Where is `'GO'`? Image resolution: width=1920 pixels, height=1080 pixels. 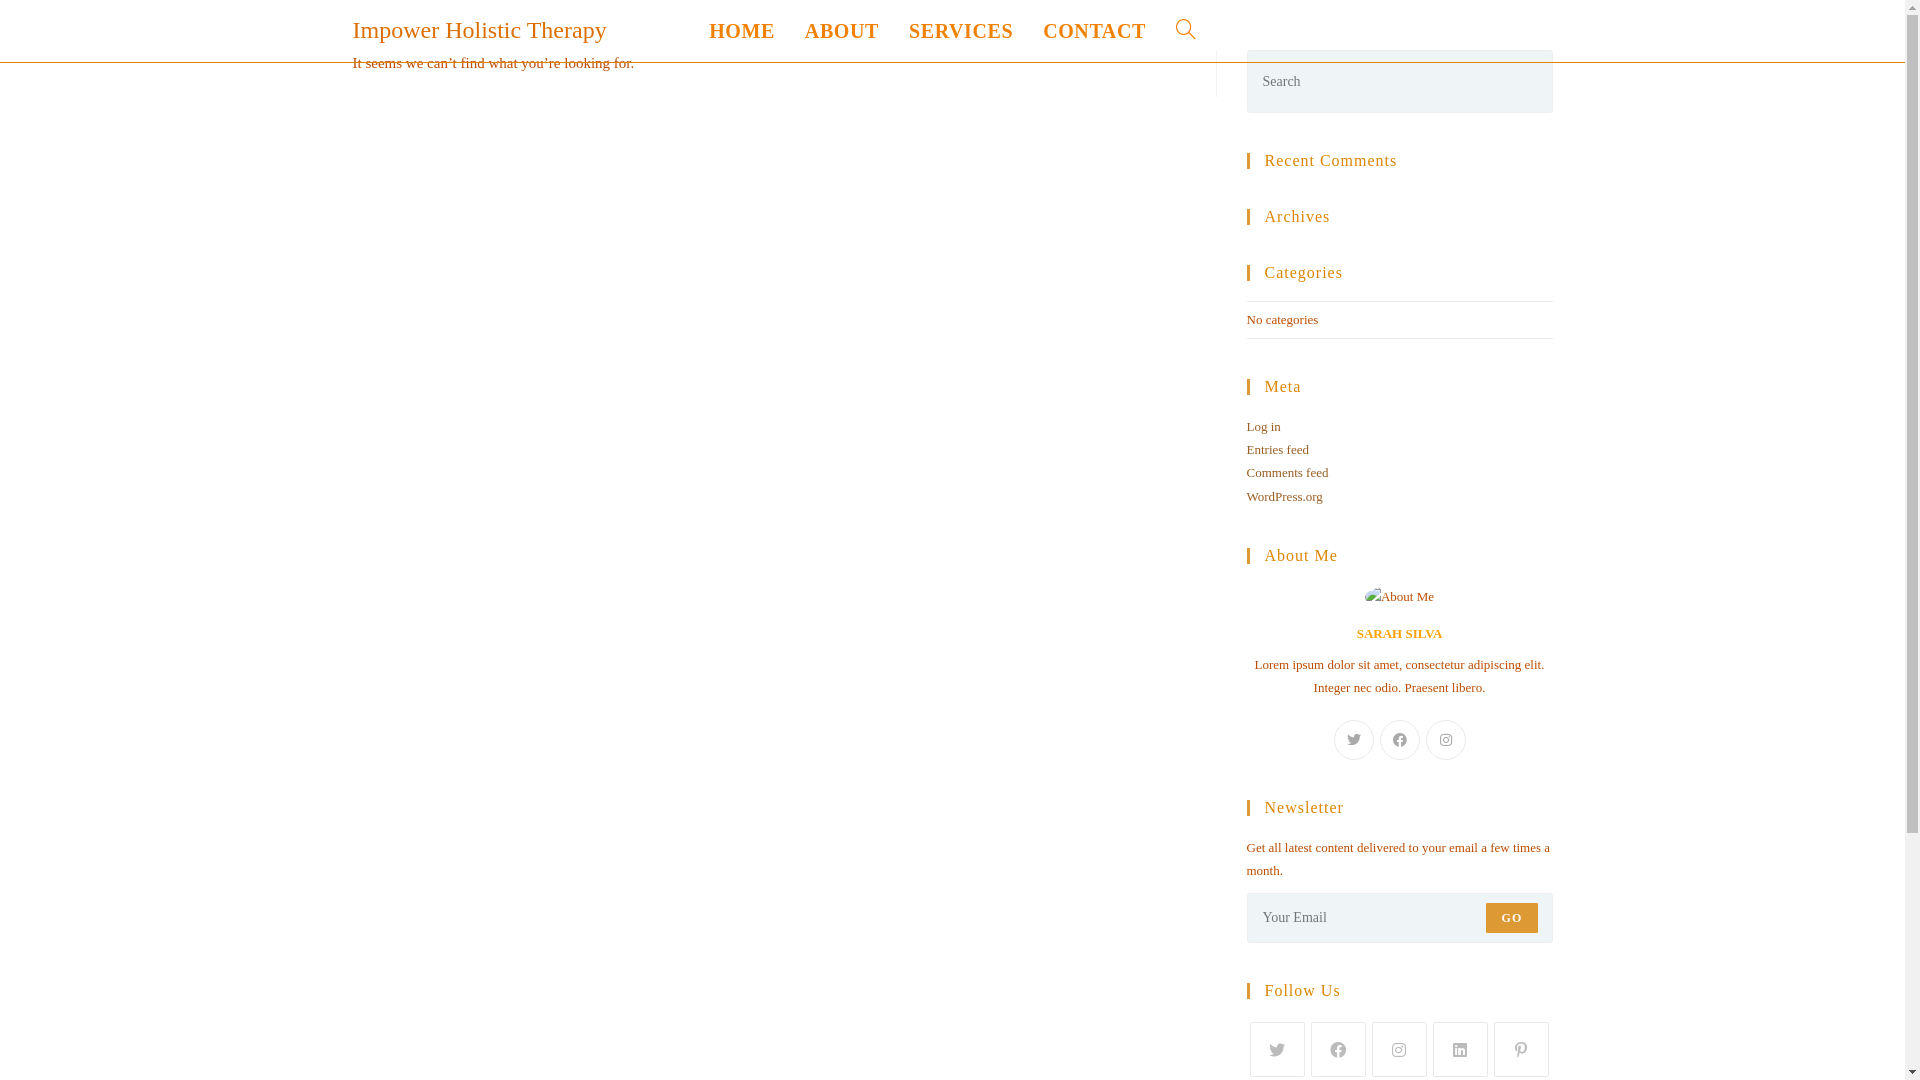
'GO' is located at coordinates (1511, 918).